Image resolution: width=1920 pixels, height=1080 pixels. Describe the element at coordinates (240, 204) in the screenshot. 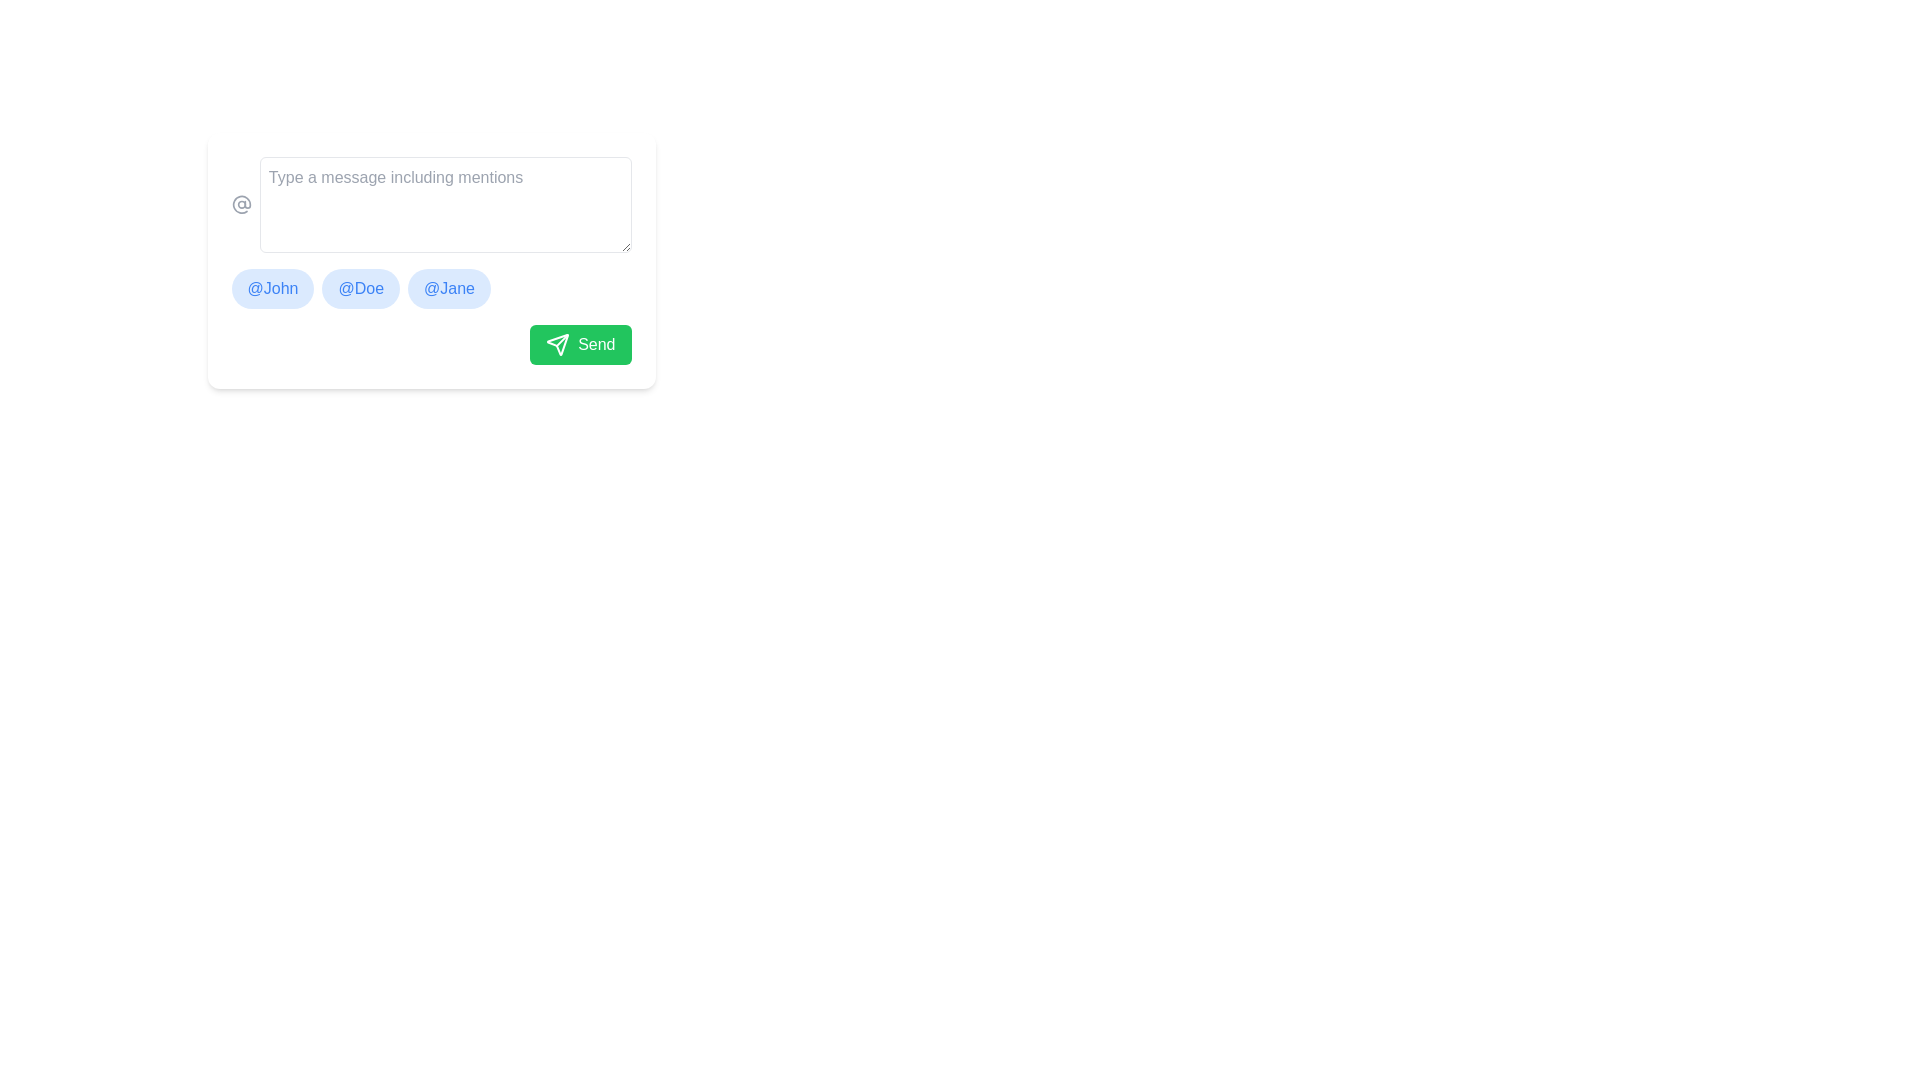

I see `the decorative or informative icon located at the left side of the text input field where users can type messages` at that location.